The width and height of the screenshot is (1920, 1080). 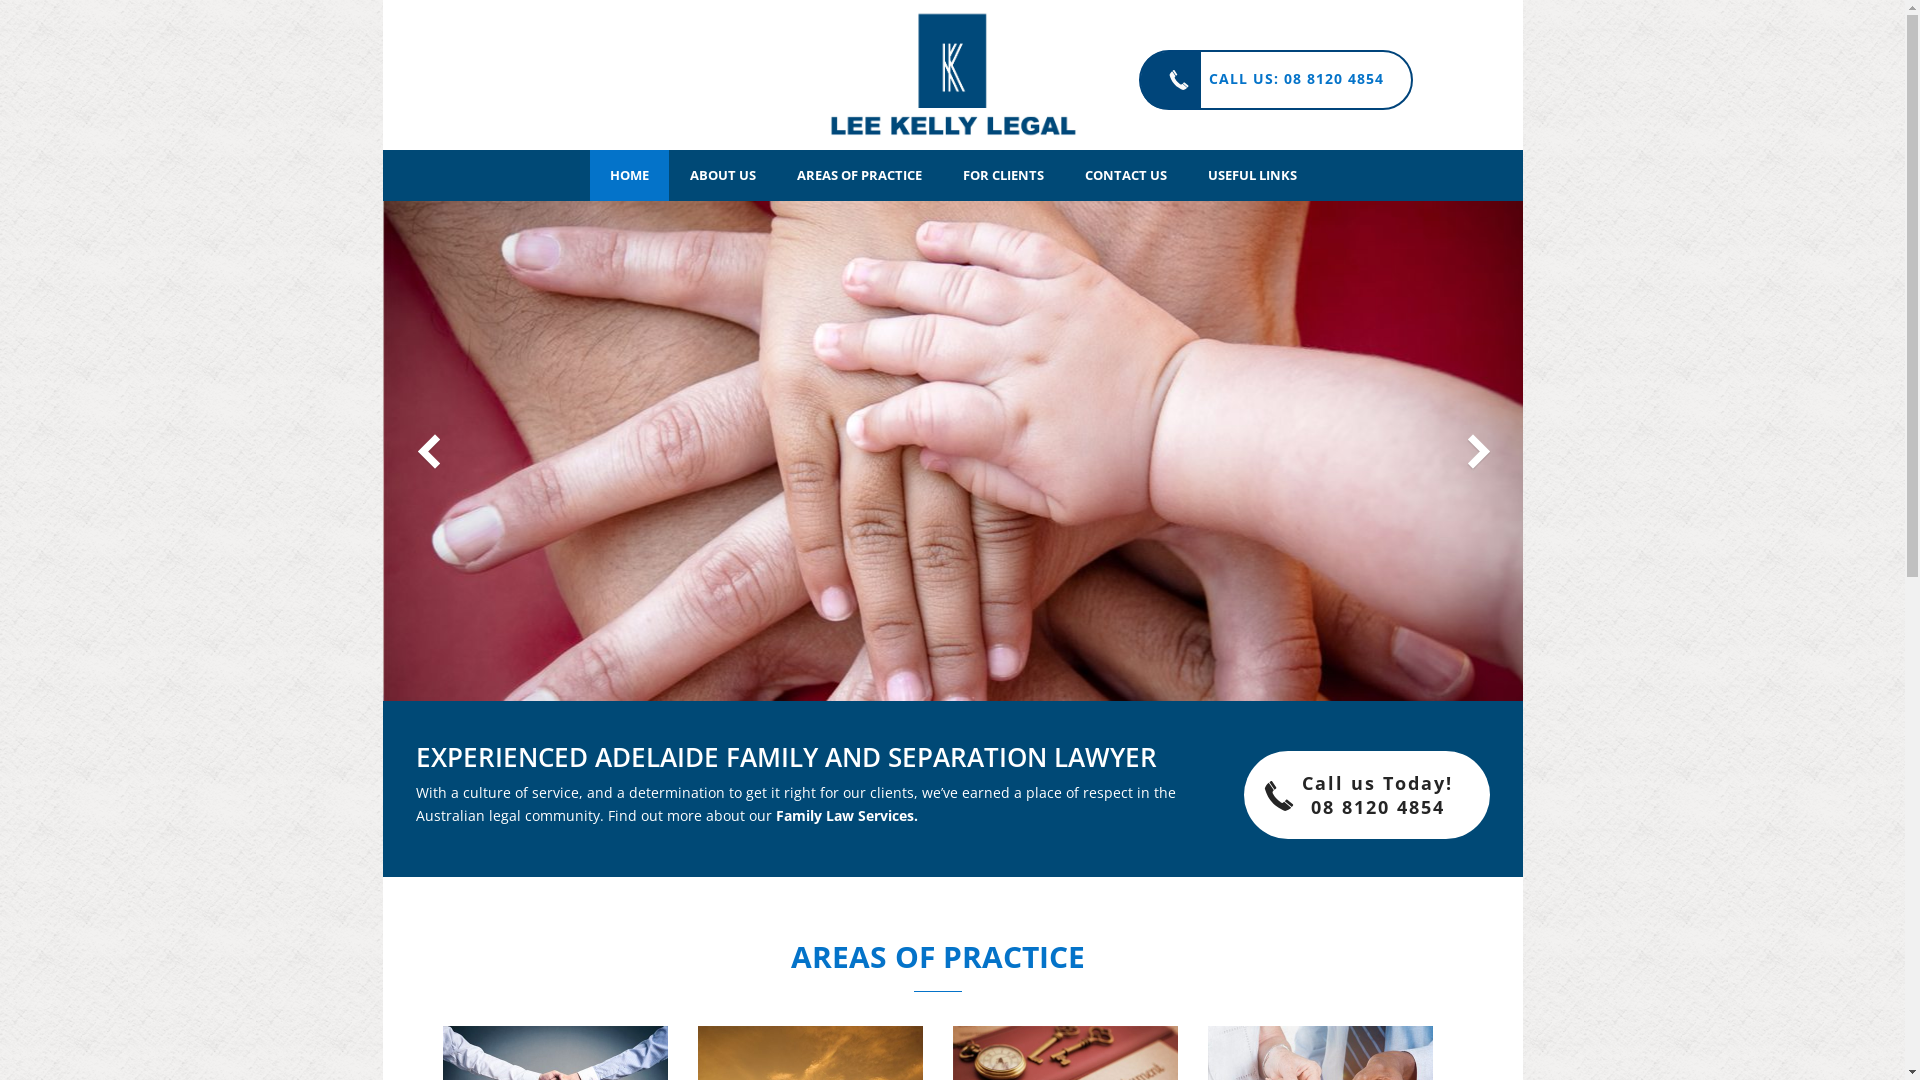 What do you see at coordinates (1002, 174) in the screenshot?
I see `'FOR CLIENTS'` at bounding box center [1002, 174].